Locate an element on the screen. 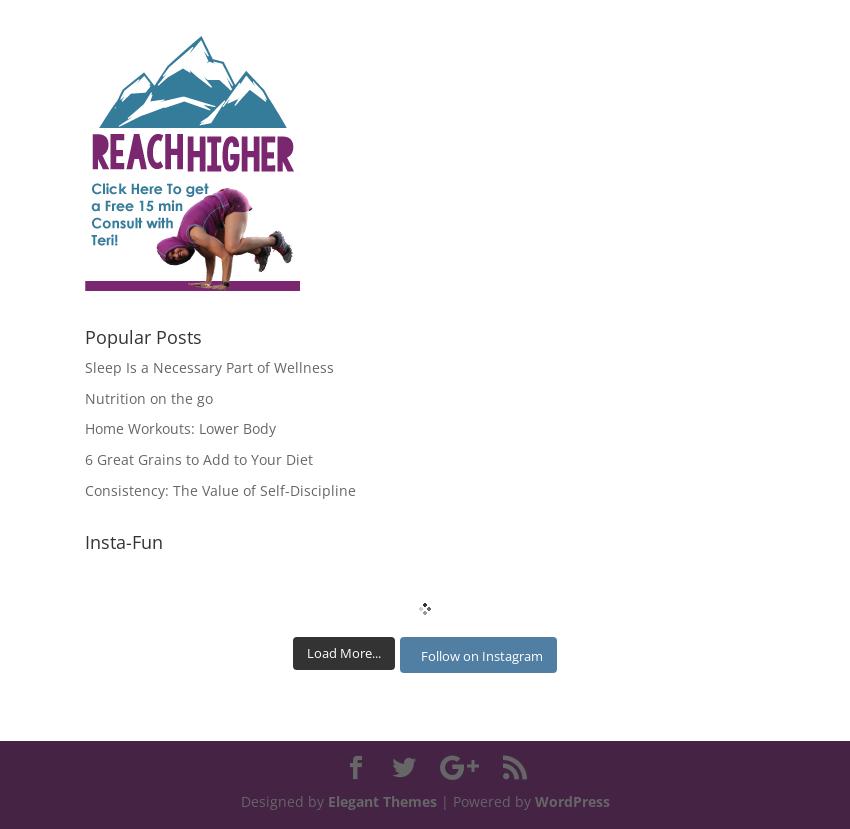 This screenshot has width=850, height=829. '| Powered by' is located at coordinates (485, 800).